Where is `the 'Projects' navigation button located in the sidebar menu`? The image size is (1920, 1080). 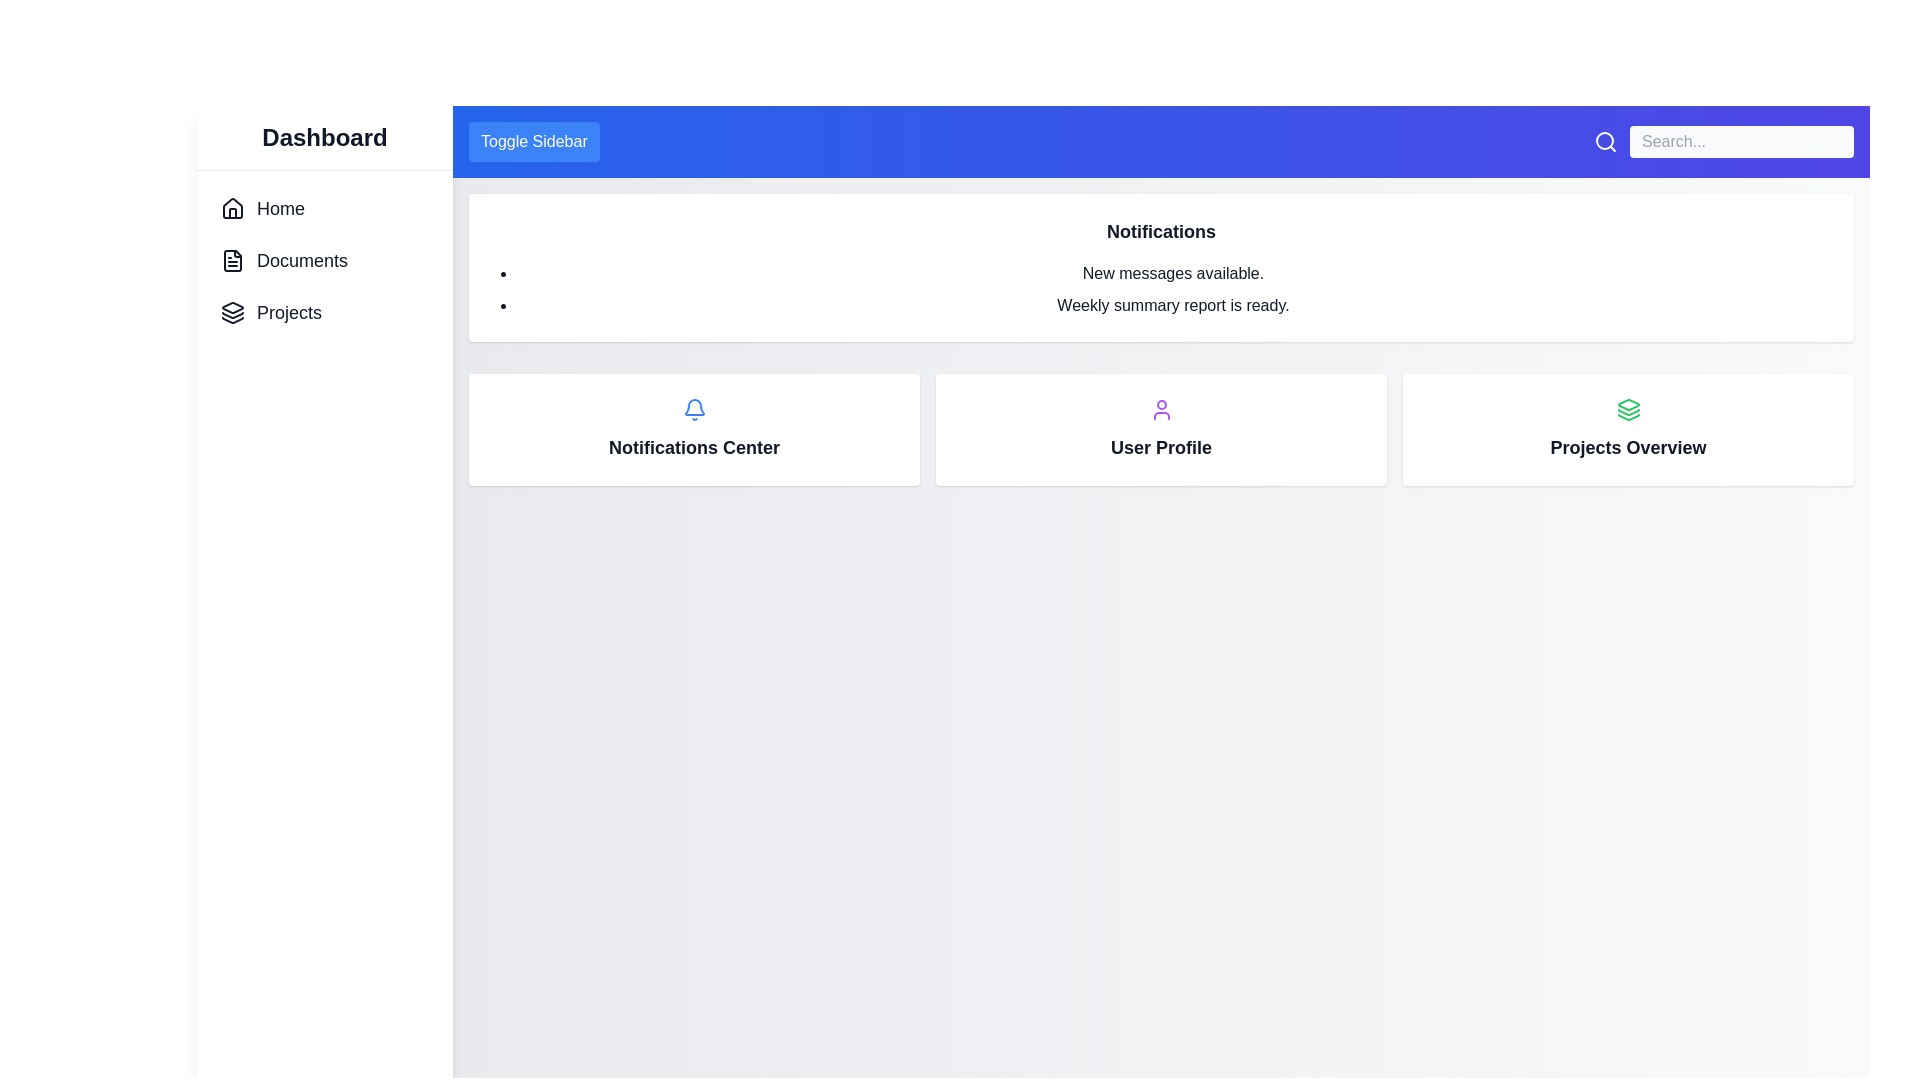 the 'Projects' navigation button located in the sidebar menu is located at coordinates (270, 312).